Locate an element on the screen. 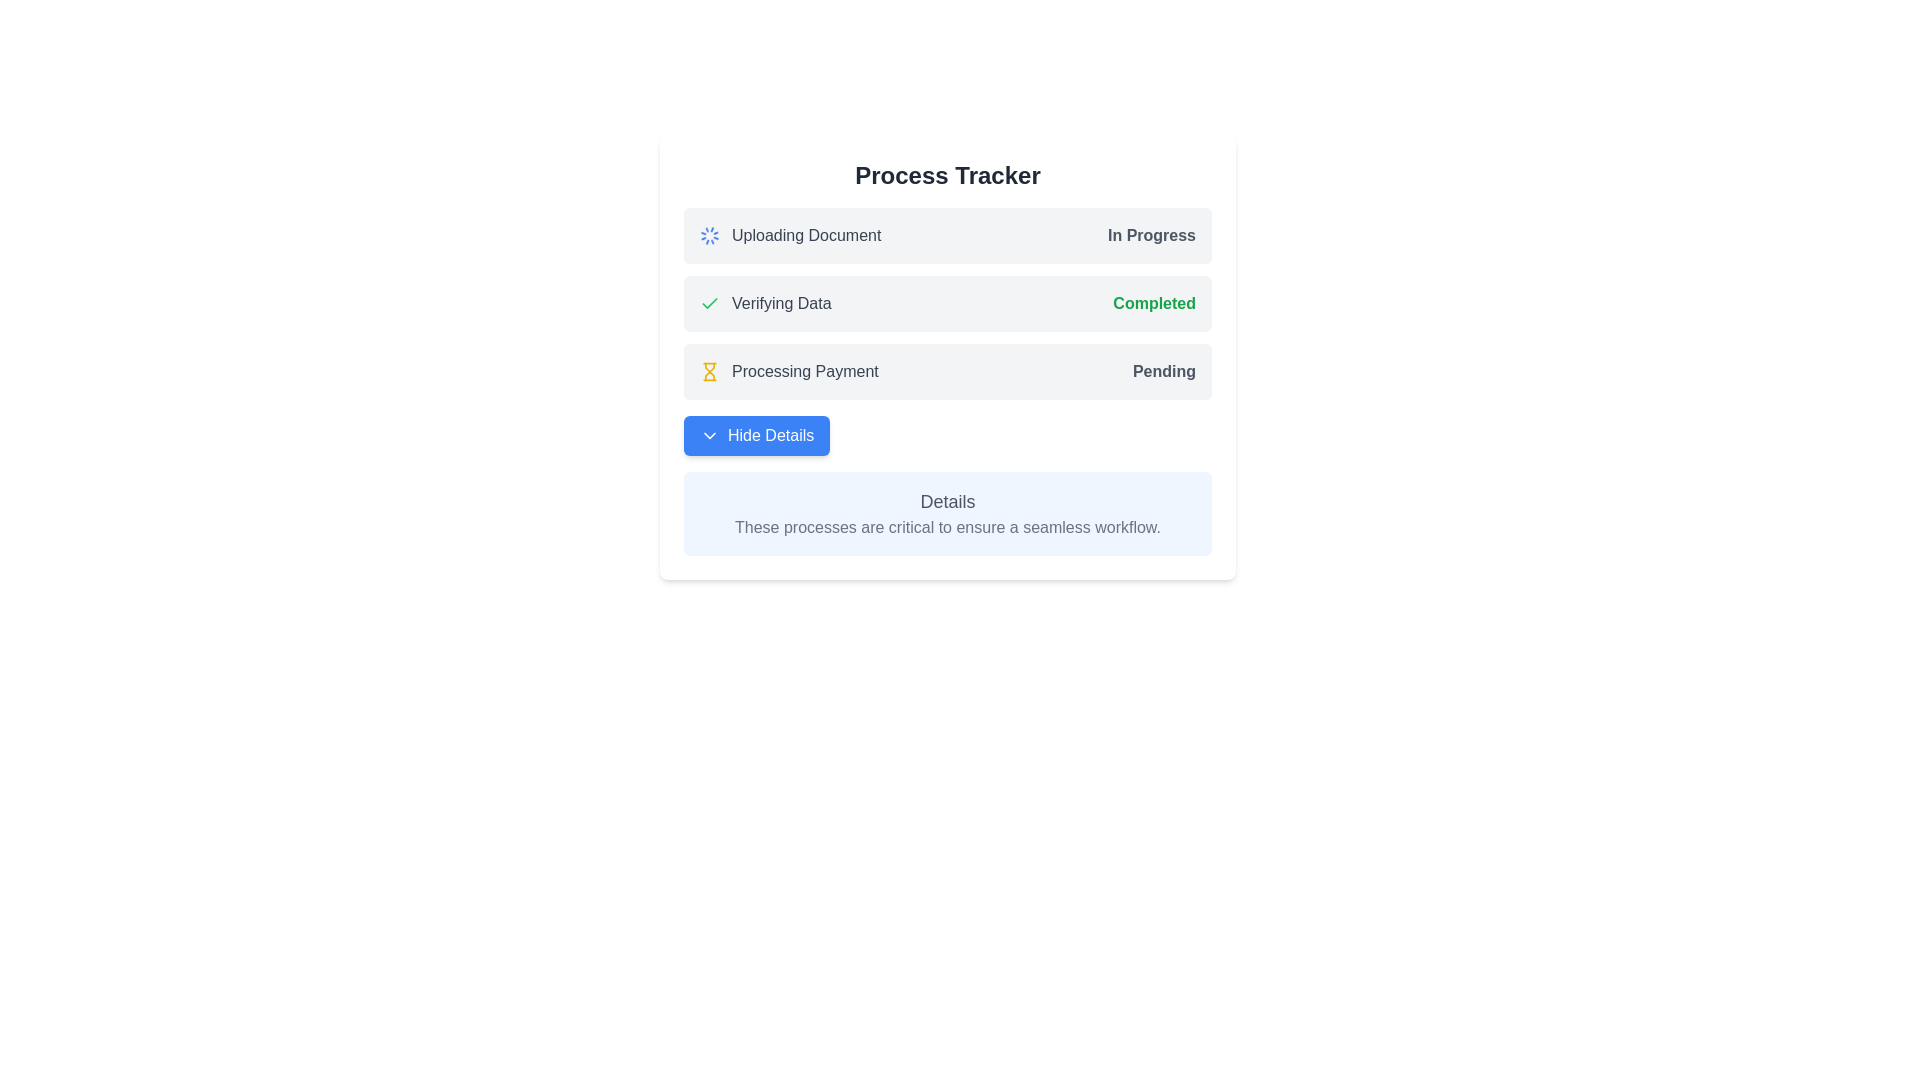  the 'Details' text label, which is a prominently placed, large font text styled with 'text-lg' and 'text-gray-600', located in a blue-highlighted 'Process Tracker' panel is located at coordinates (947, 500).